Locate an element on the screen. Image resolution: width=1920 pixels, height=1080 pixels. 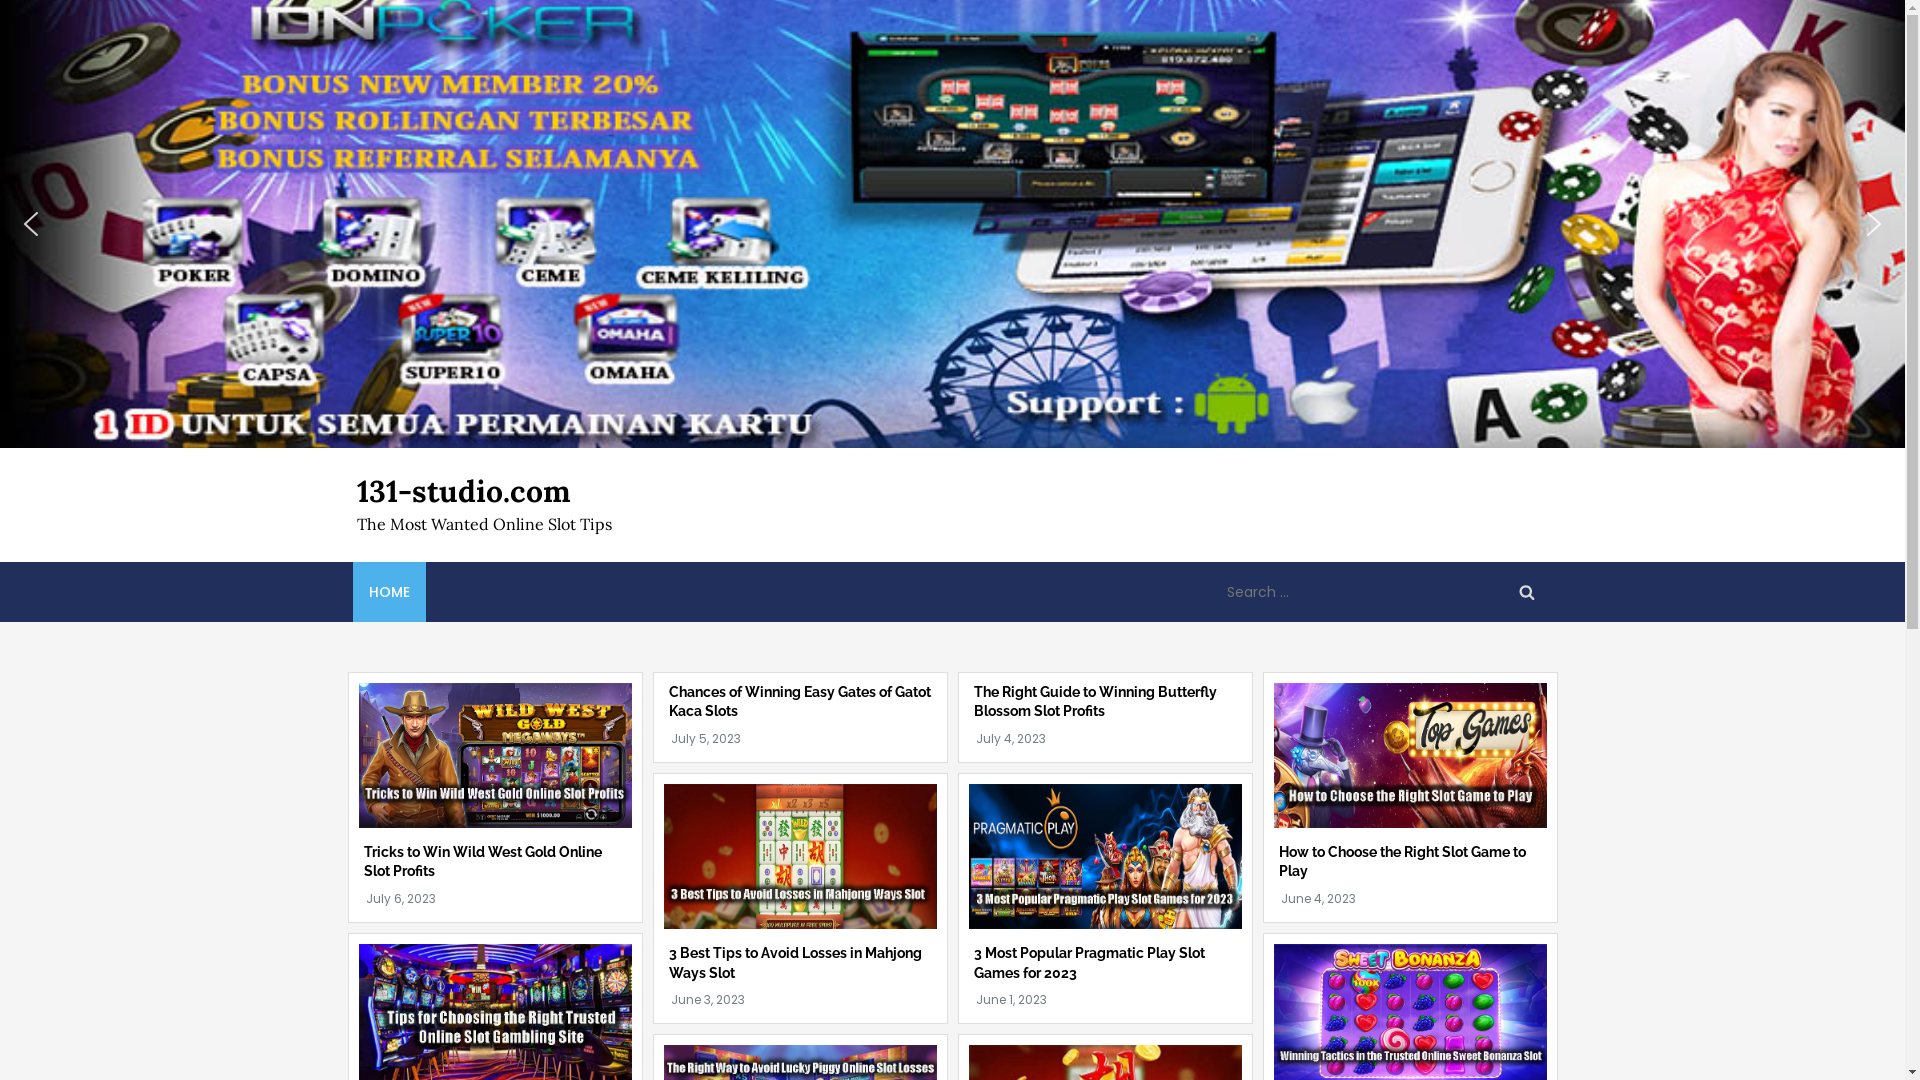
'131-studio.com' is located at coordinates (355, 490).